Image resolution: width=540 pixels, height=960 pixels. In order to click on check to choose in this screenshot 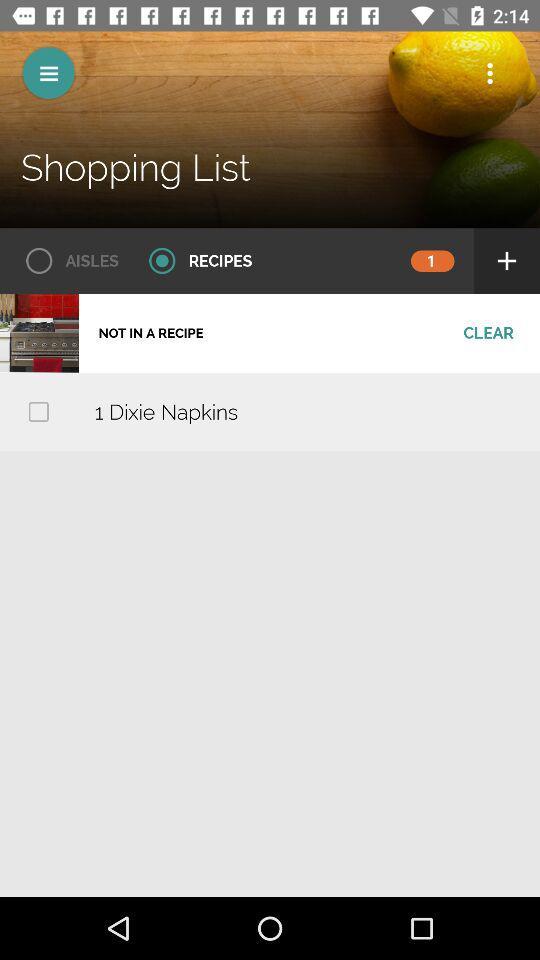, I will do `click(38, 410)`.